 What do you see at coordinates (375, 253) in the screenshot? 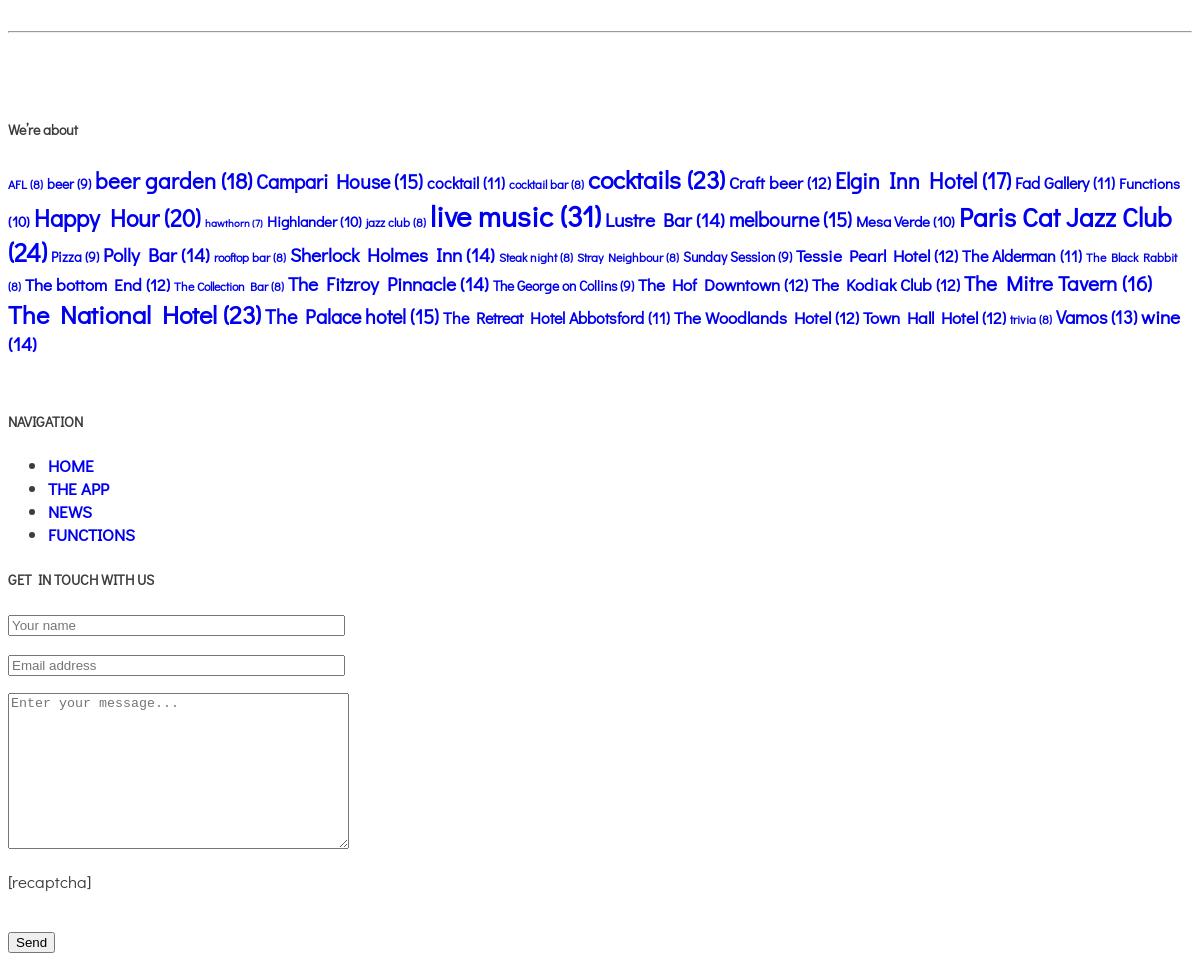
I see `'Sherlock Holmes Inn'` at bounding box center [375, 253].